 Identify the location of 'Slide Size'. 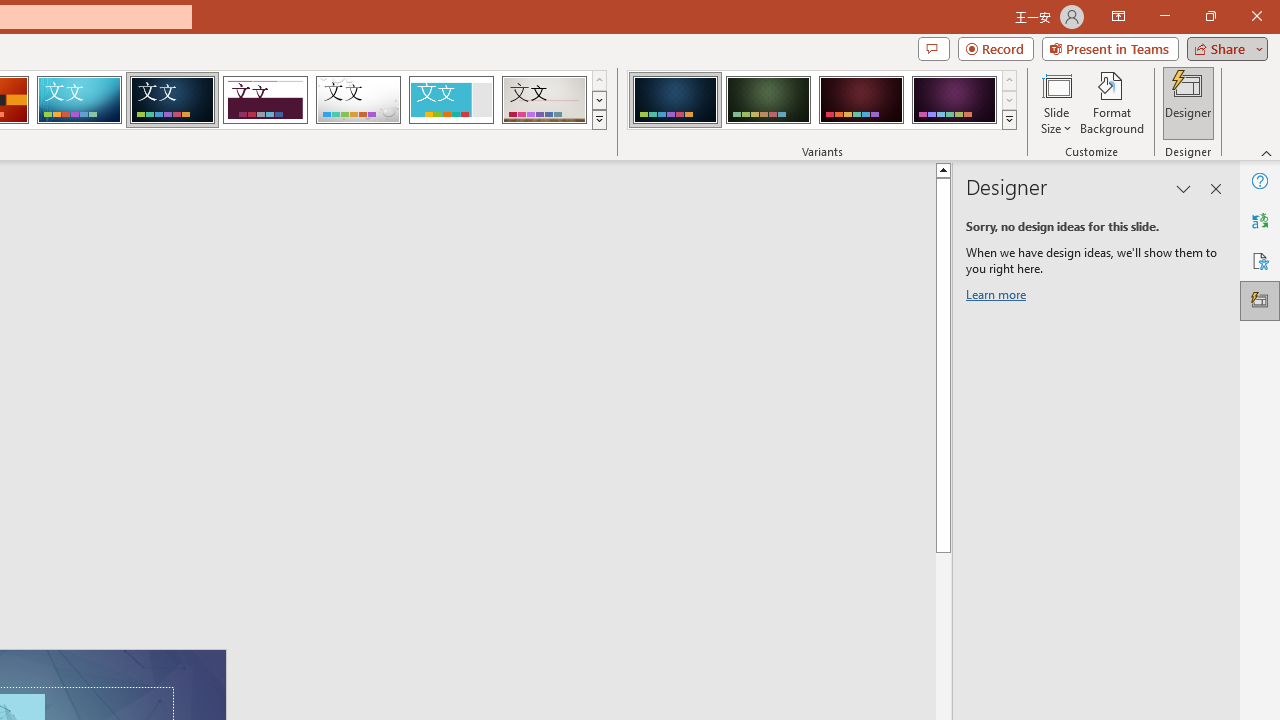
(1055, 103).